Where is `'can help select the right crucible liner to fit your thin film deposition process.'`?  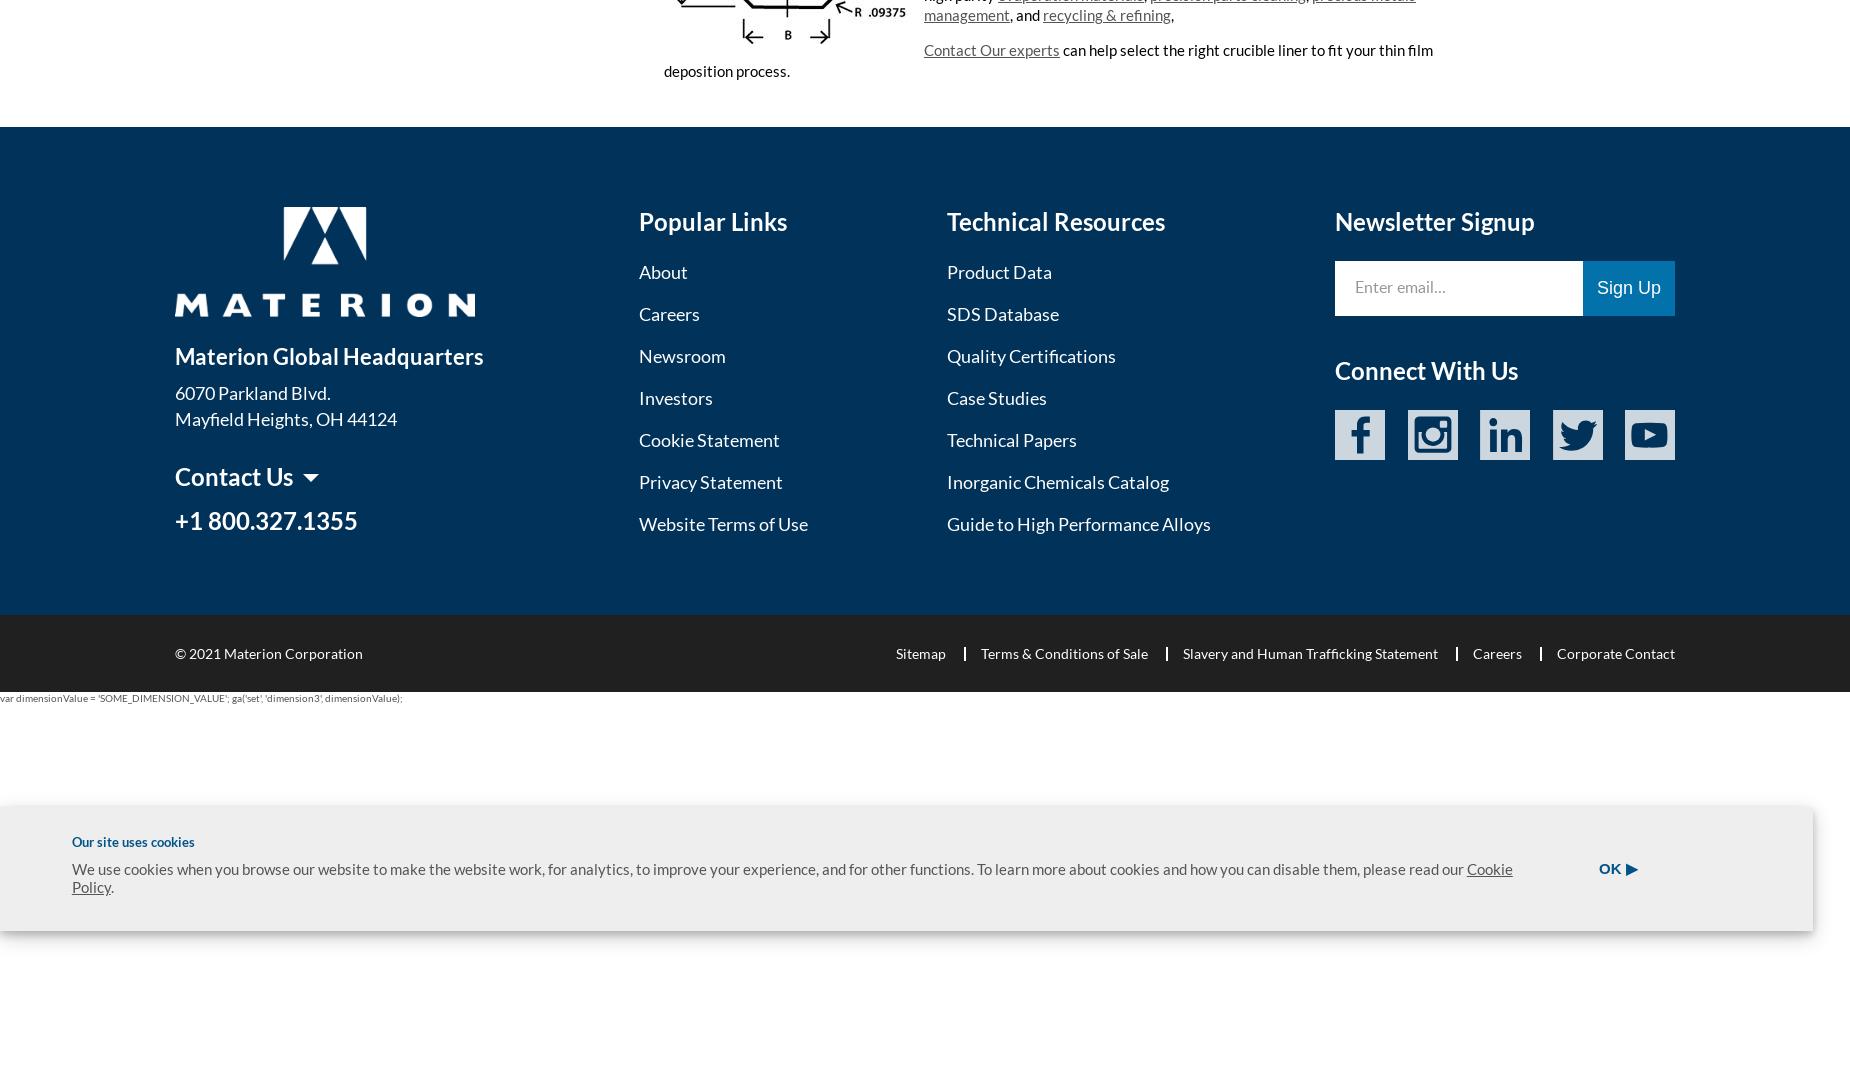 'can help select the right crucible liner to fit your thin film deposition process.' is located at coordinates (663, 59).